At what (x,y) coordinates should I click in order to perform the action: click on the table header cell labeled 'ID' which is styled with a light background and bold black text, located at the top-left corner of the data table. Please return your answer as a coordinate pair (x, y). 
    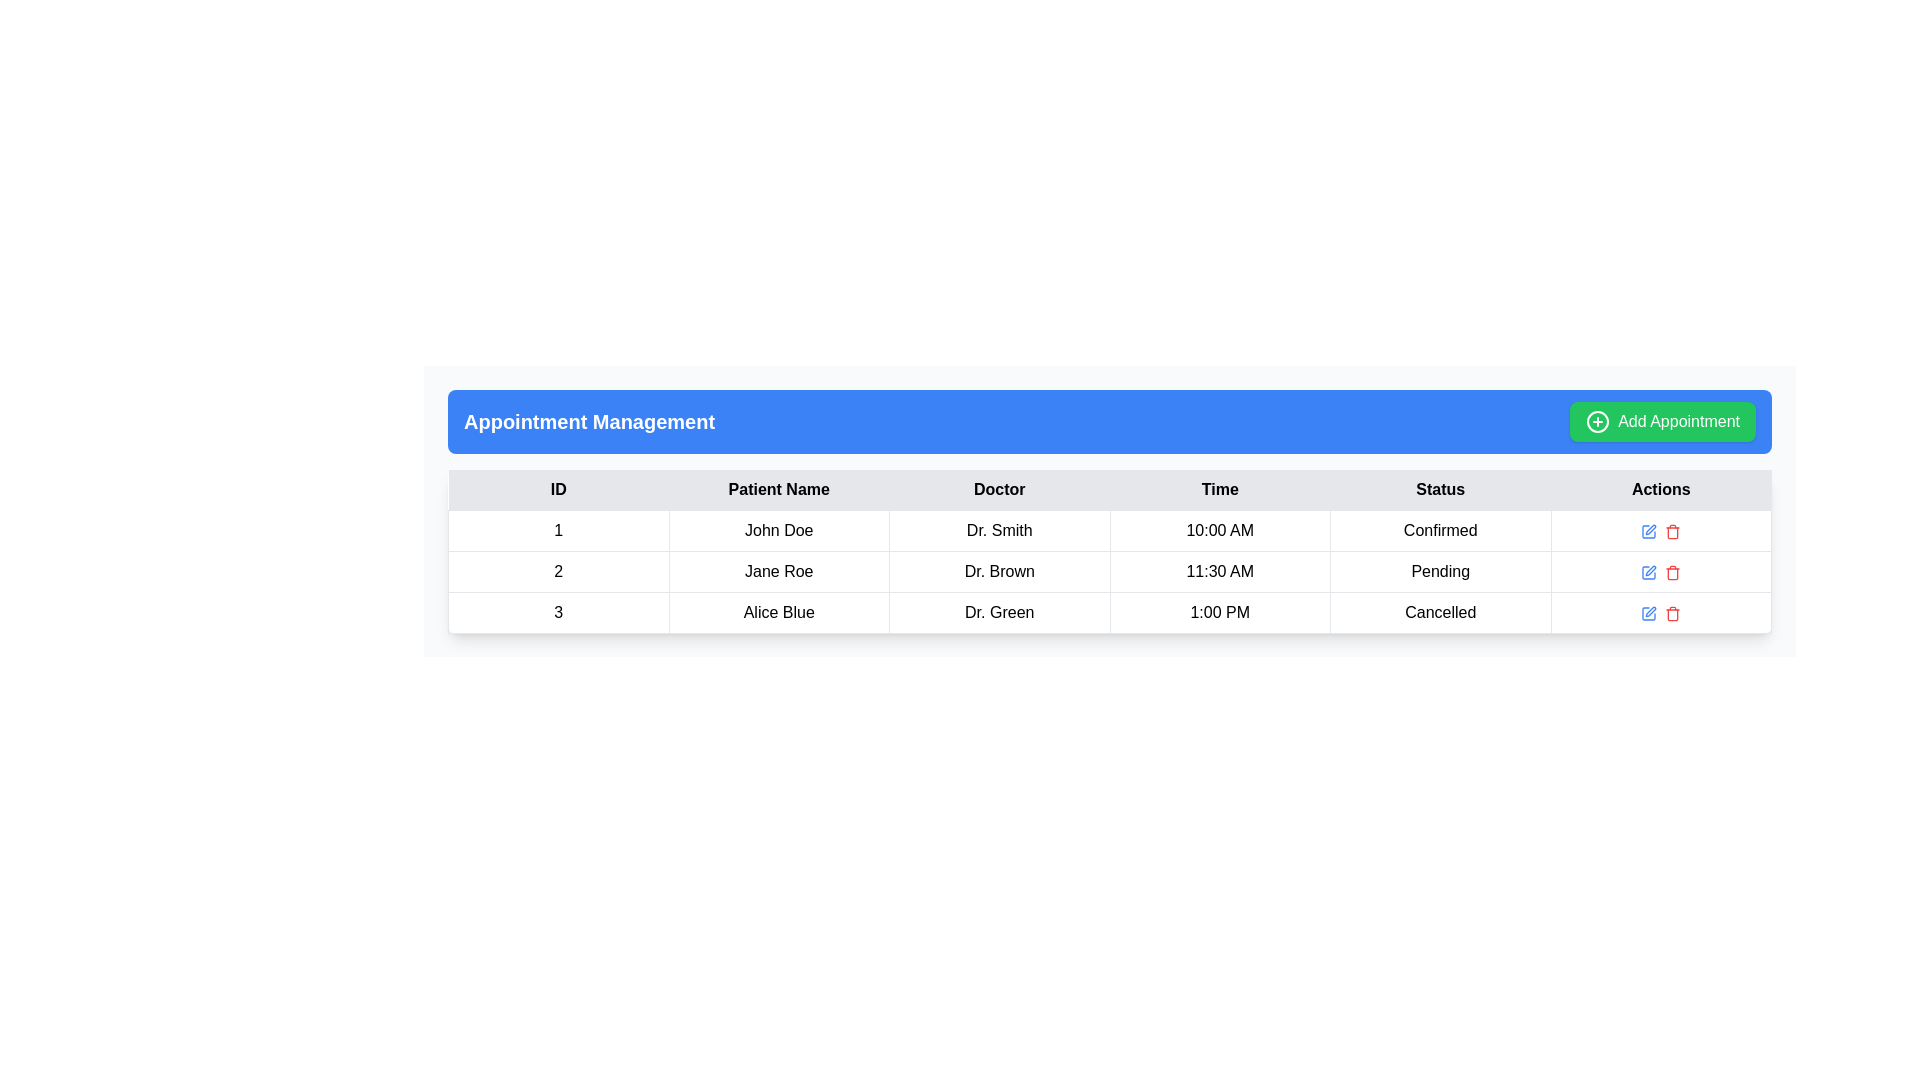
    Looking at the image, I should click on (558, 490).